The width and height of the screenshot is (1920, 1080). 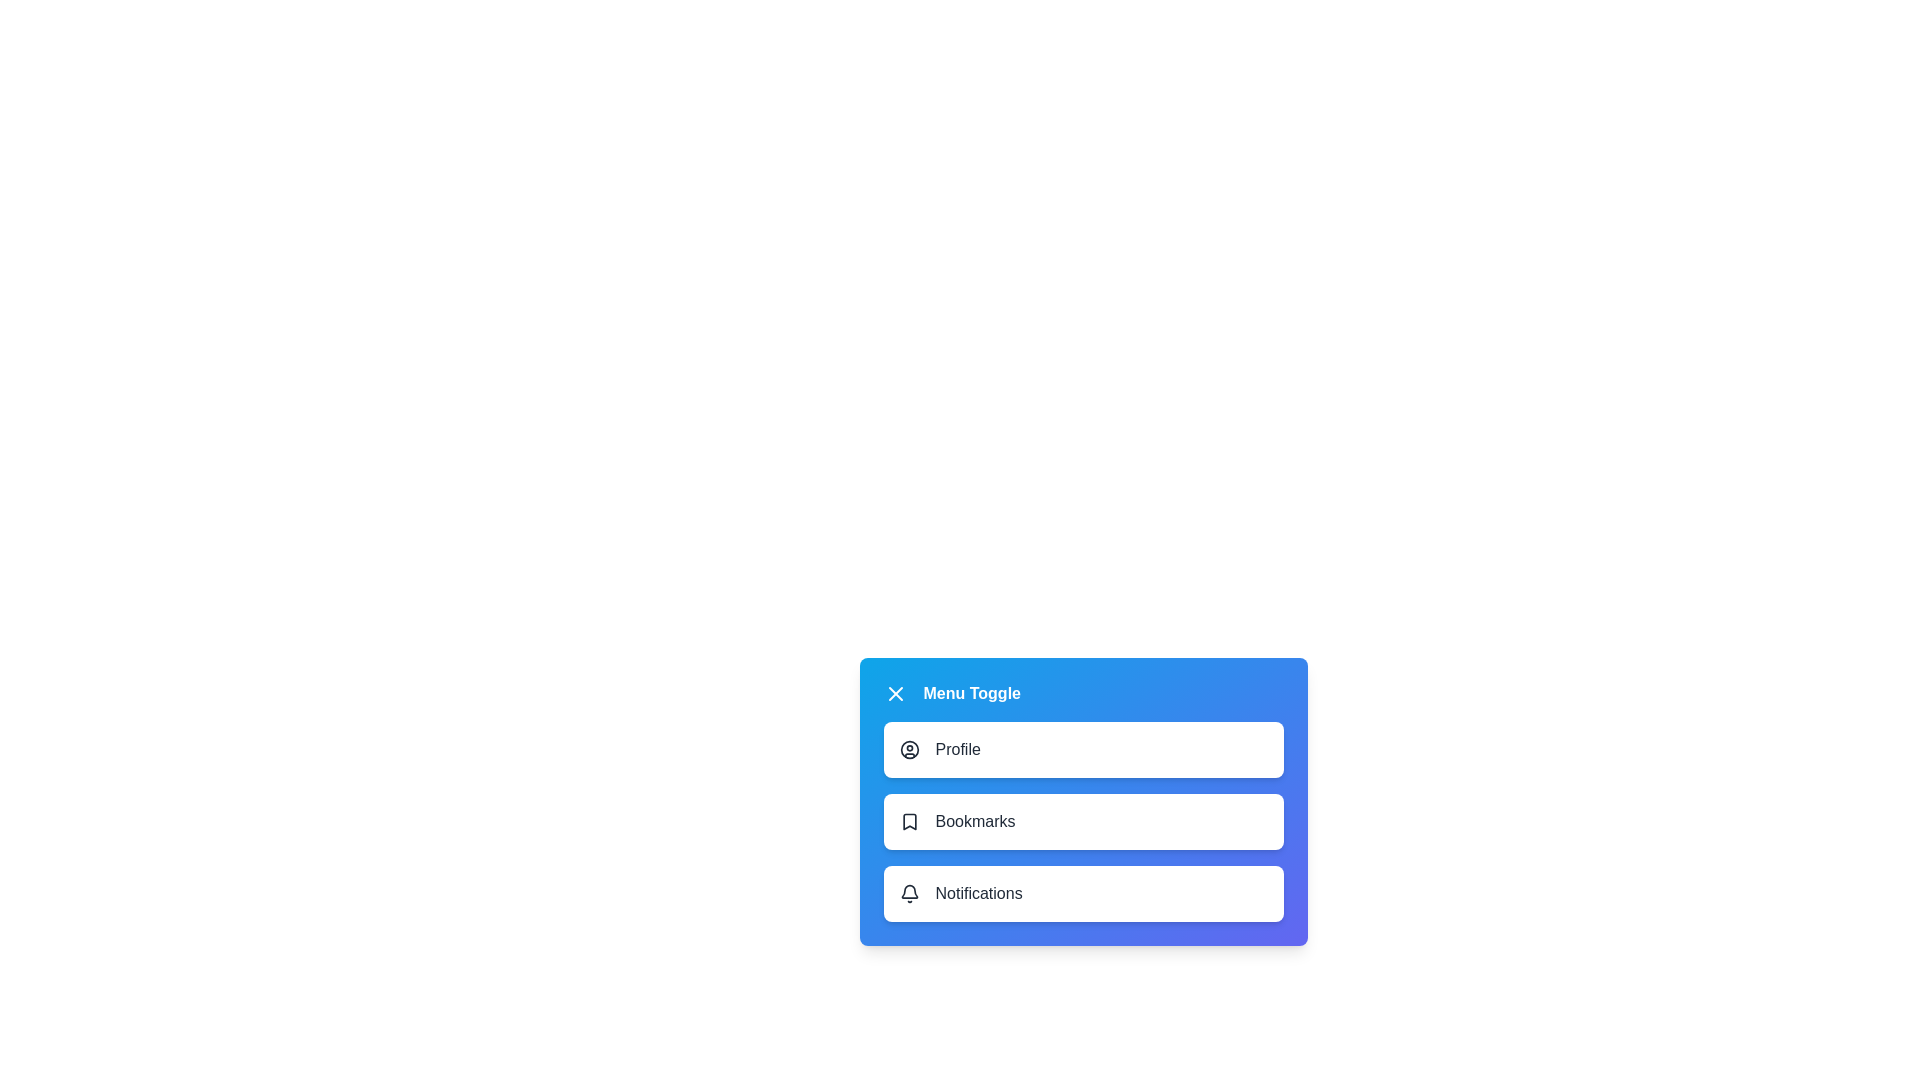 What do you see at coordinates (1082, 893) in the screenshot?
I see `the menu item labeled Notifications to select it` at bounding box center [1082, 893].